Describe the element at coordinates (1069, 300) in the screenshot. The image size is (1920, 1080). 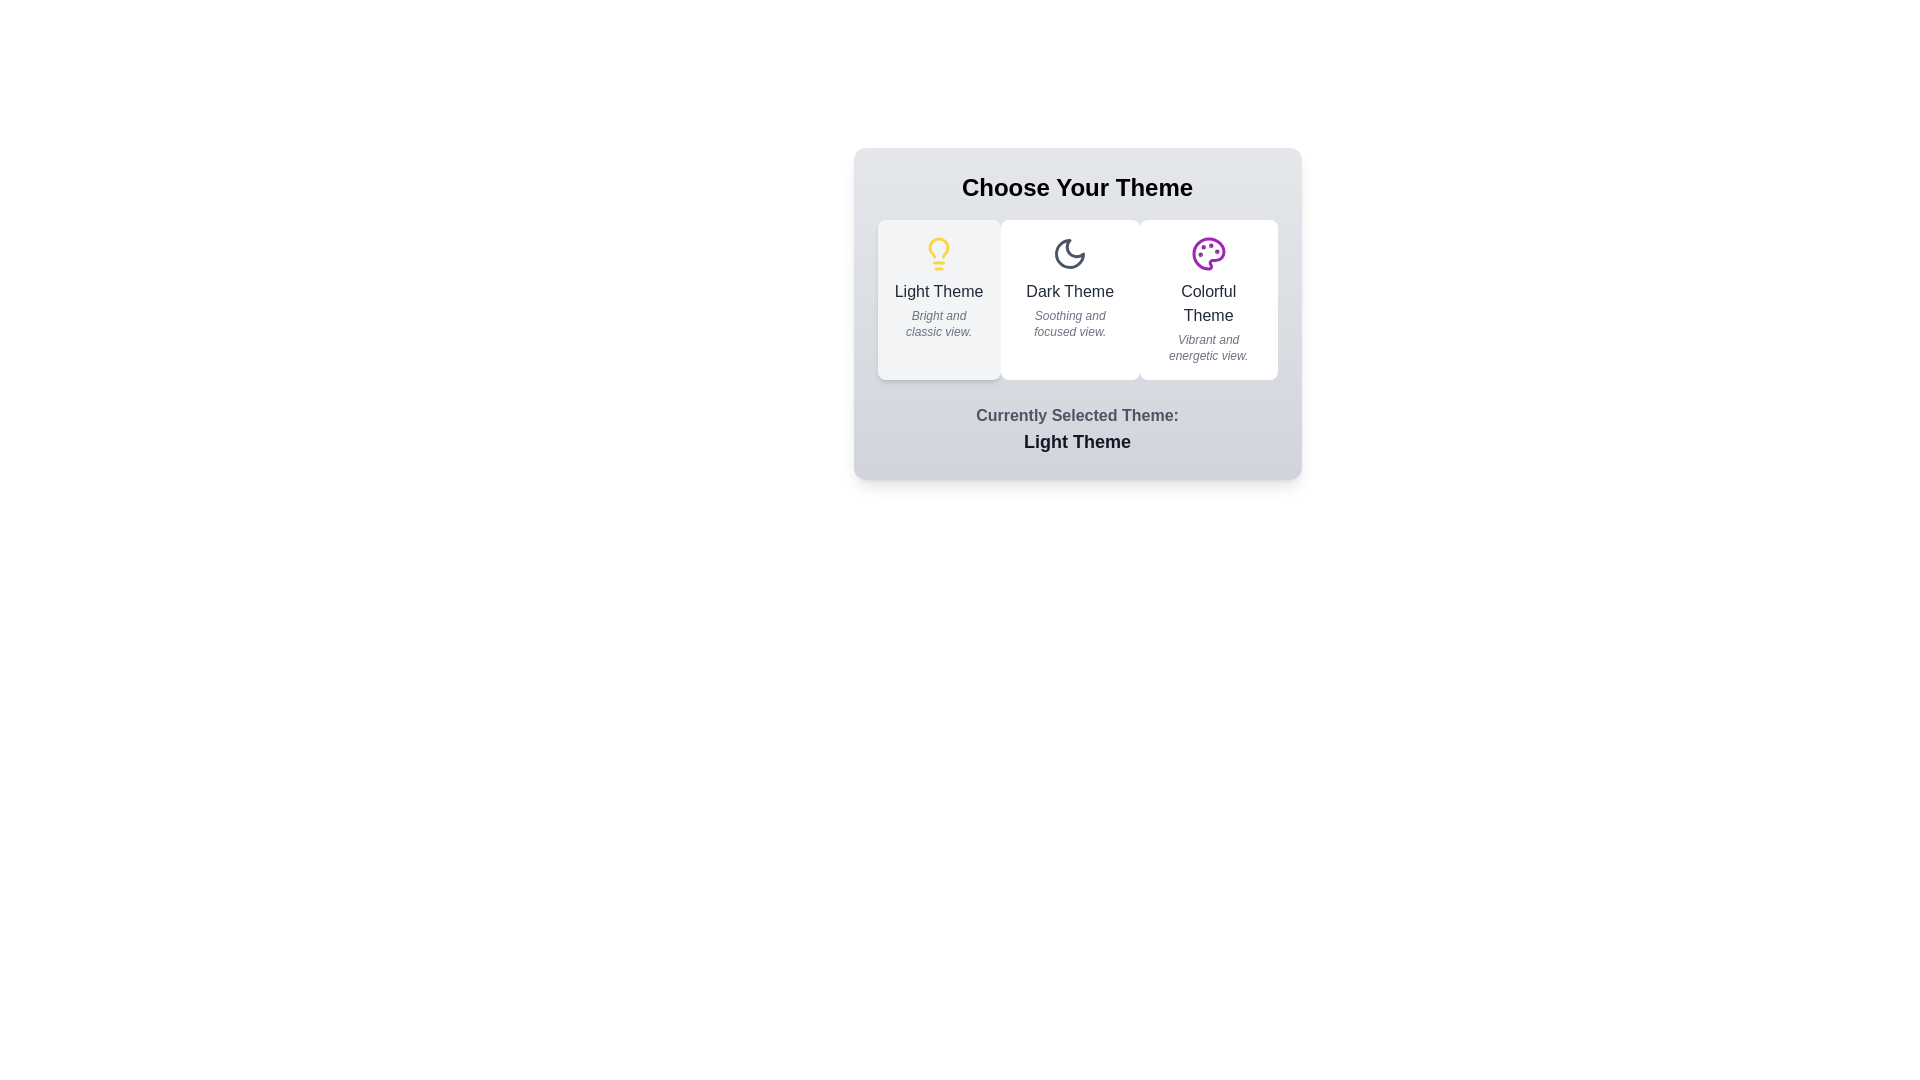
I see `the button corresponding to the Dark Theme theme to select it` at that location.